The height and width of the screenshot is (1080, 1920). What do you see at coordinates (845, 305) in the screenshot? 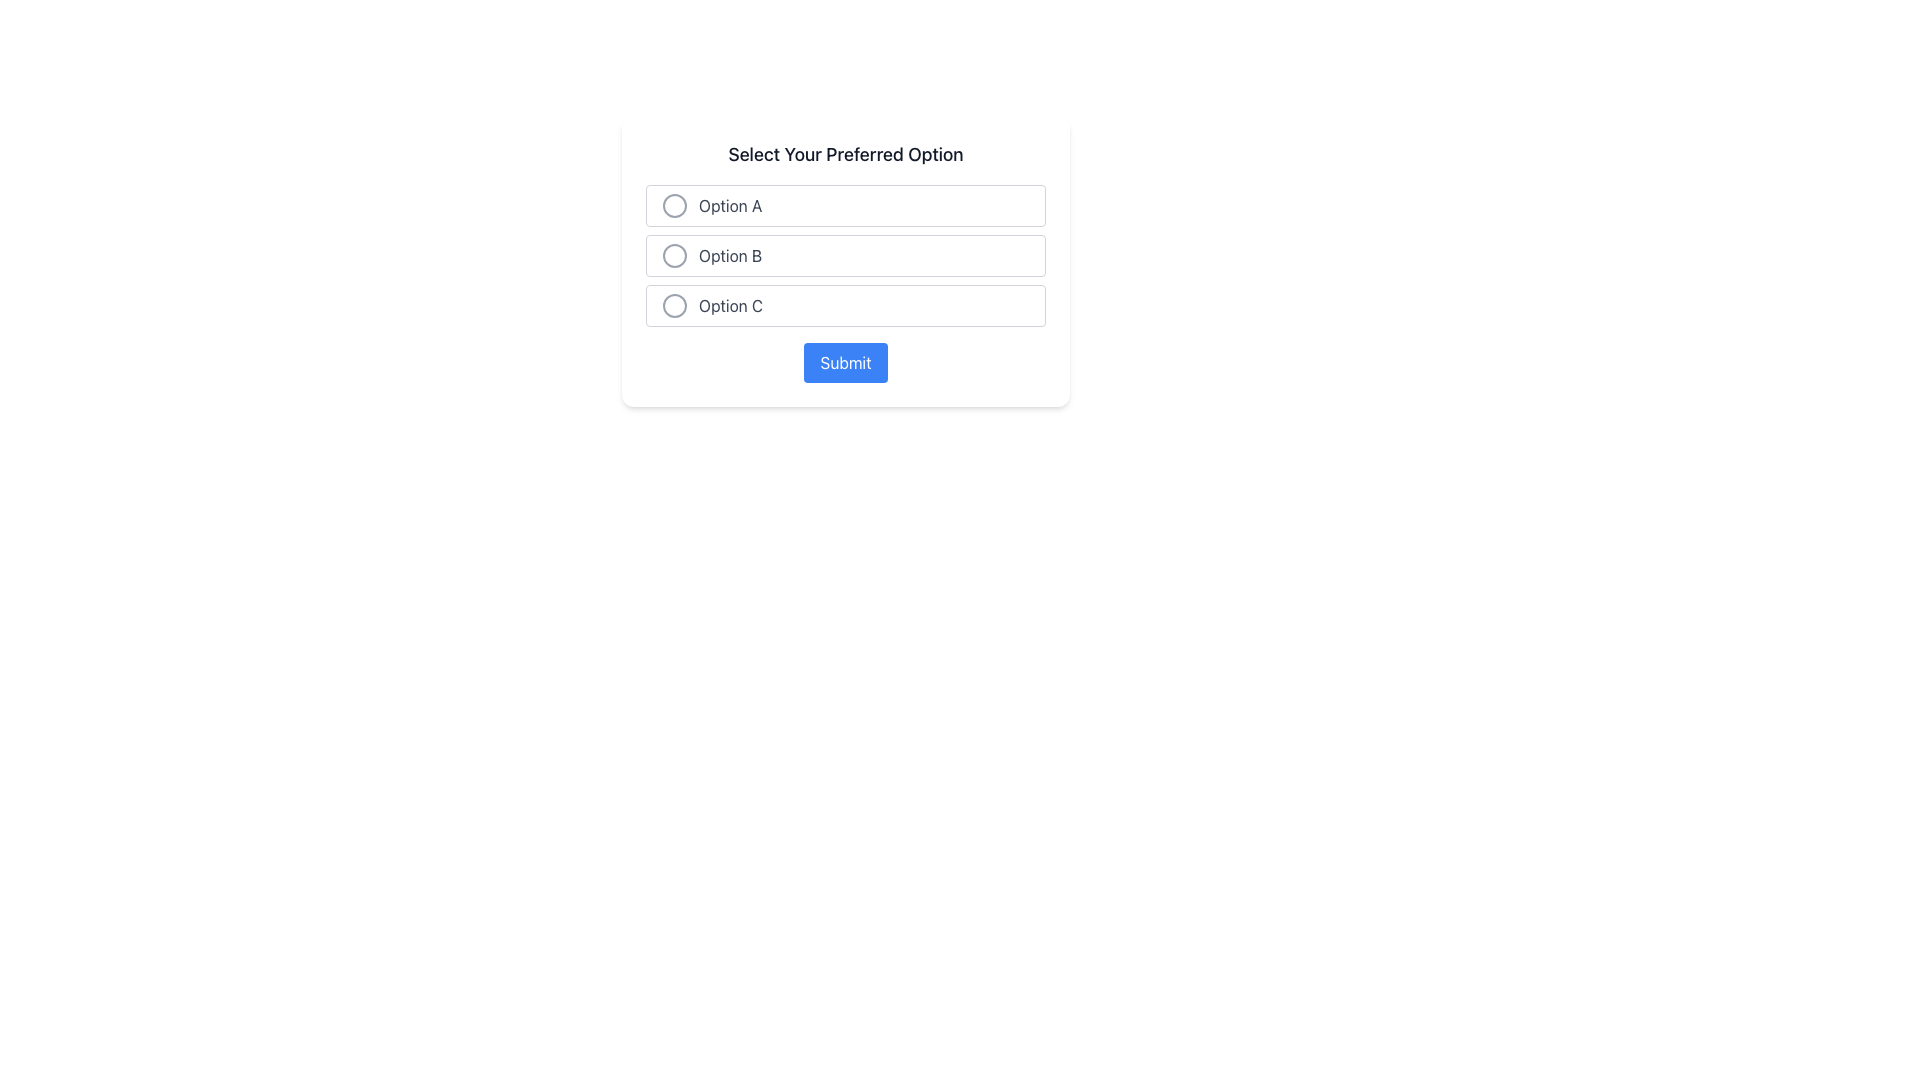
I see `the radio button labeled 'Option C'` at bounding box center [845, 305].